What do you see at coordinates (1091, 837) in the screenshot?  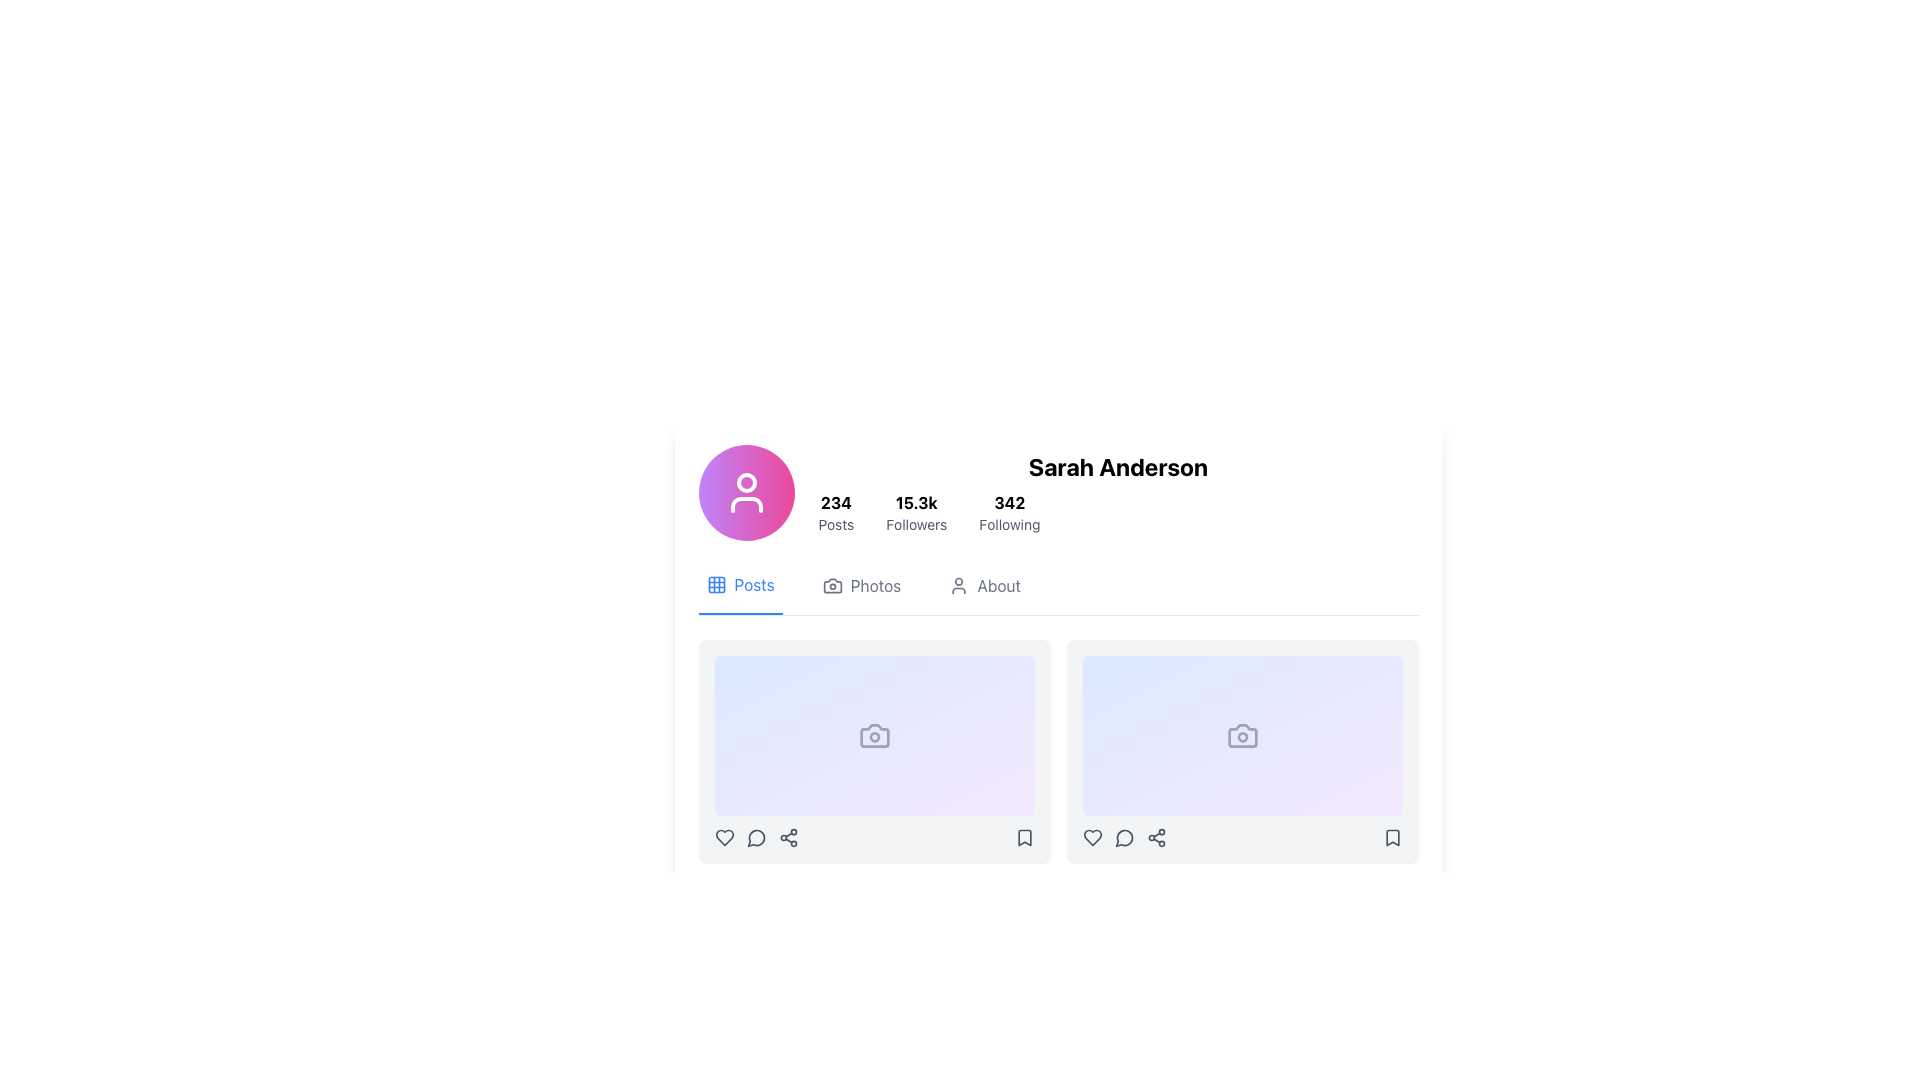 I see `the heart-shaped icon located under the second post preview` at bounding box center [1091, 837].